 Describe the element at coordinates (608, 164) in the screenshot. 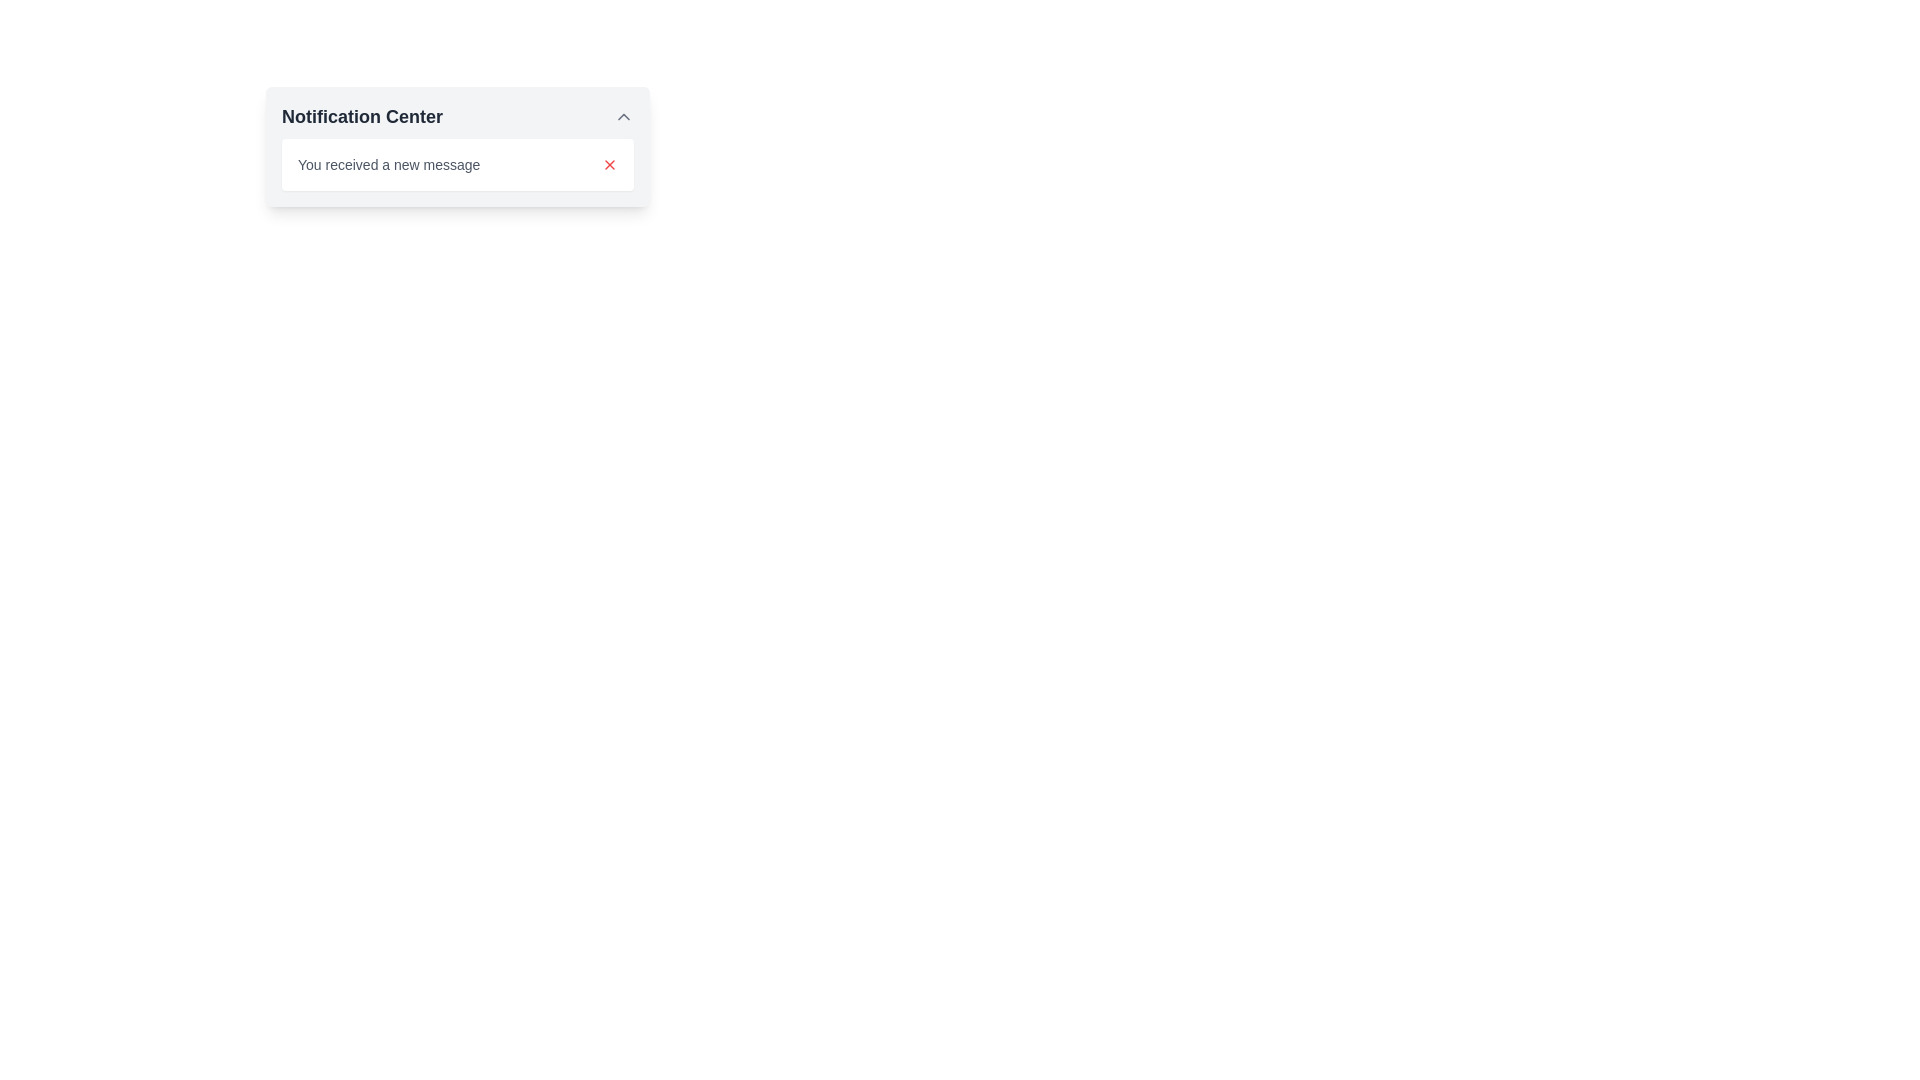

I see `the close button located in the top-right section of the notification area to trigger the hover effect` at that location.